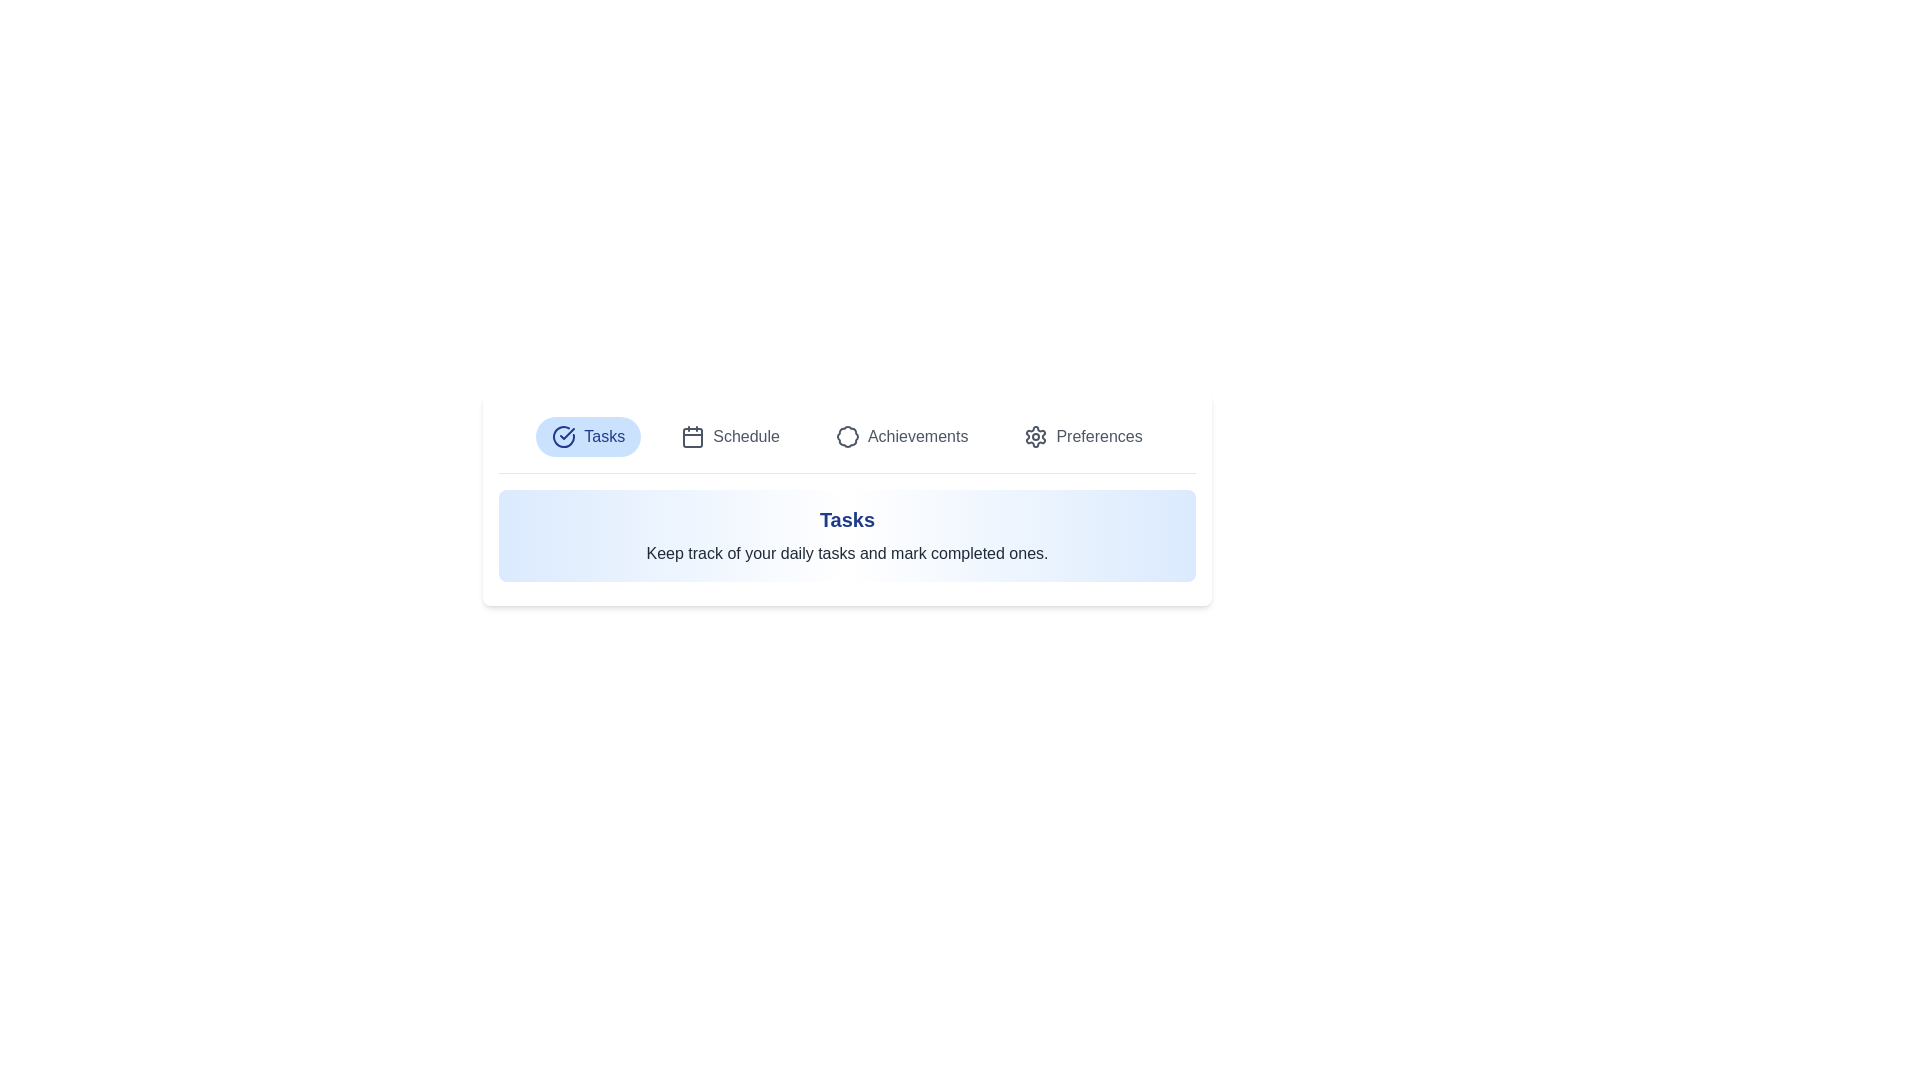  What do you see at coordinates (847, 554) in the screenshot?
I see `the static text element that provides descriptive information about the 'Tasks' section, which is located below the 'Tasks' heading and styled with a blue gradient background` at bounding box center [847, 554].